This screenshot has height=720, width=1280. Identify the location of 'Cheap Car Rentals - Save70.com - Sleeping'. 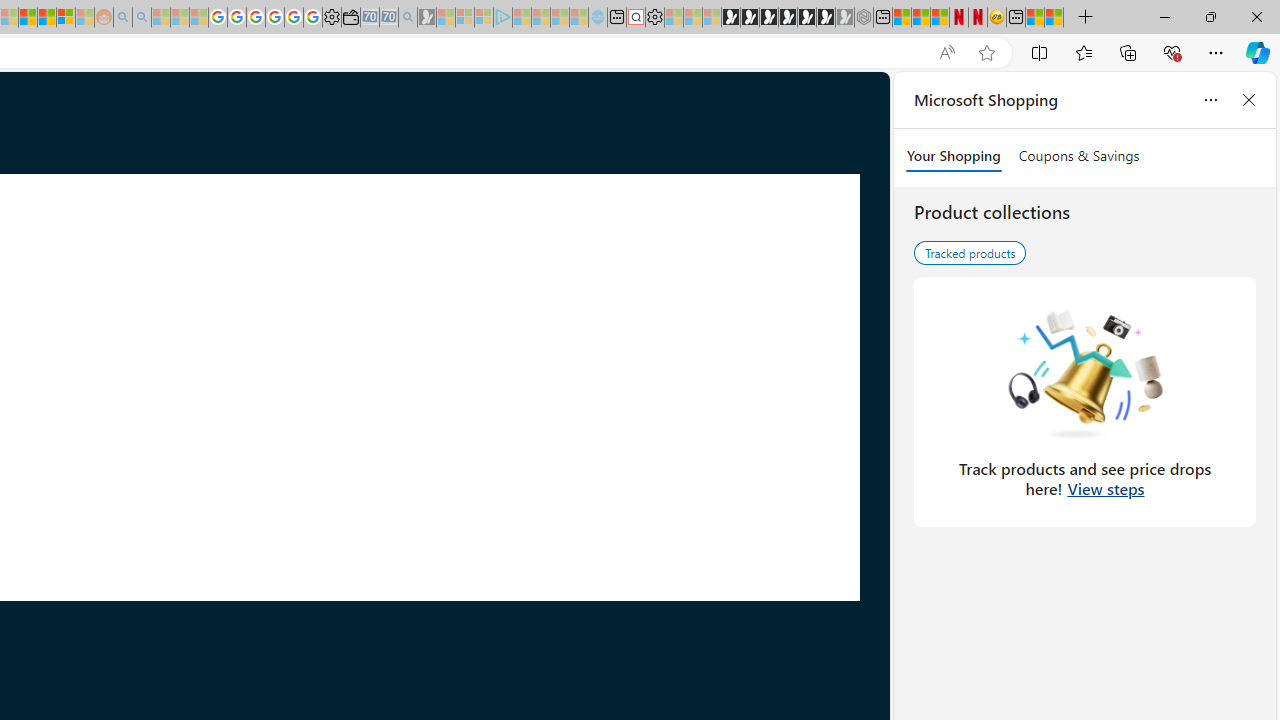
(389, 17).